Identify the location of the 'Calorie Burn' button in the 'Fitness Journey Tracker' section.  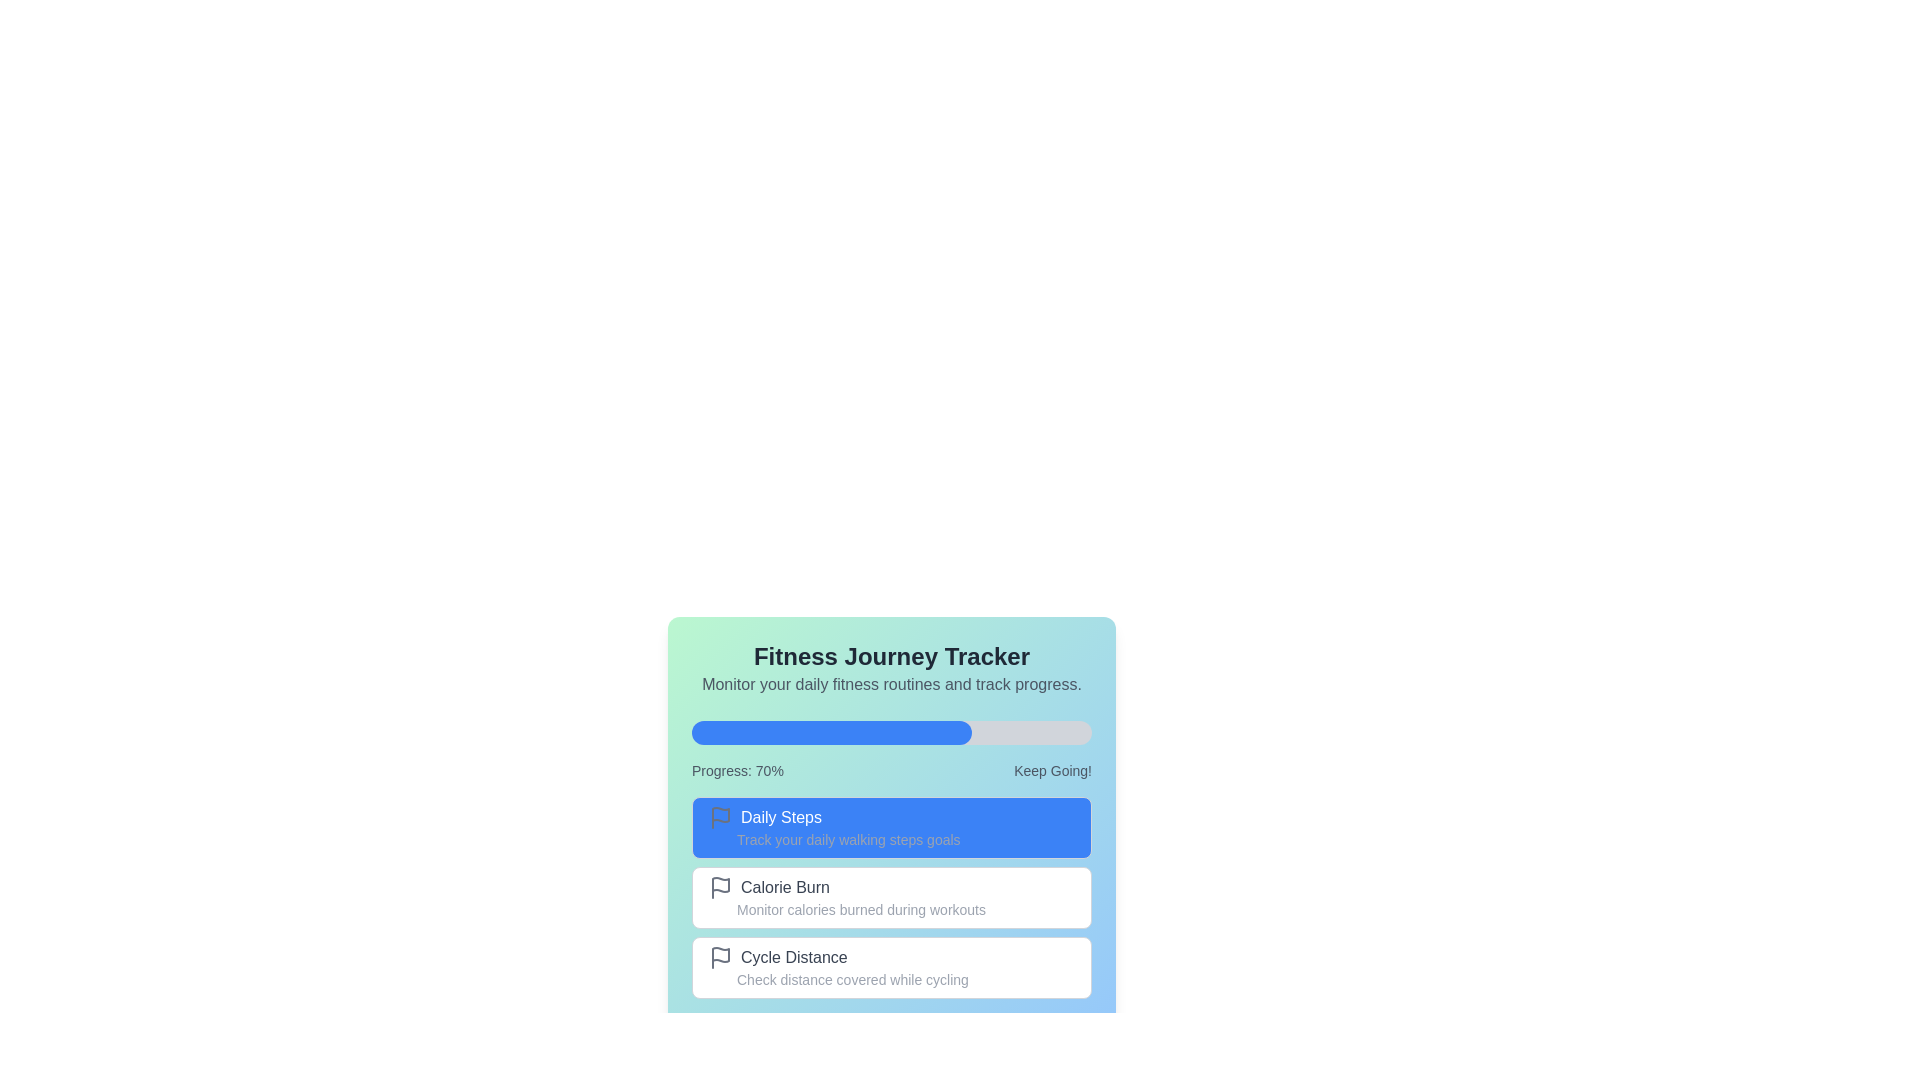
(891, 897).